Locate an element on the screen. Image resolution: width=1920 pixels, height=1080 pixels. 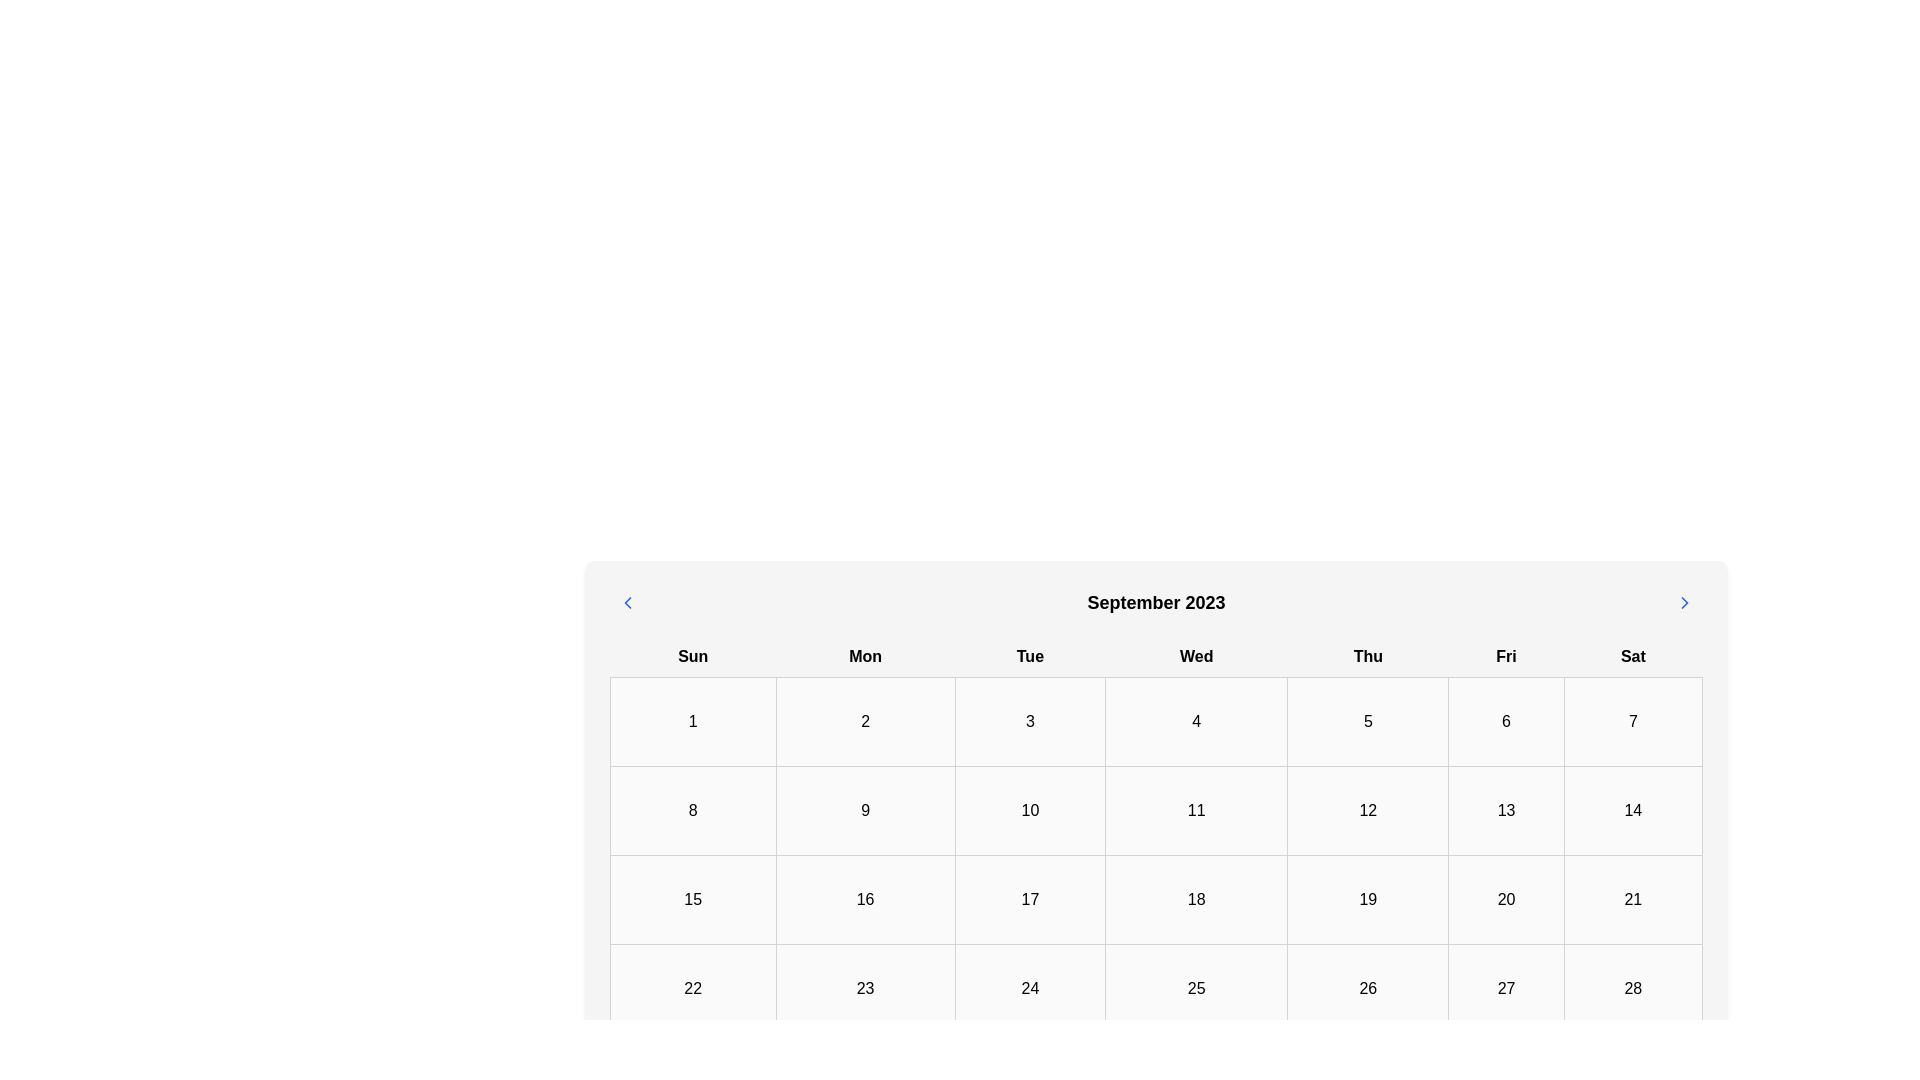
the calendar cell representing the date '2' in the Monday column is located at coordinates (865, 721).